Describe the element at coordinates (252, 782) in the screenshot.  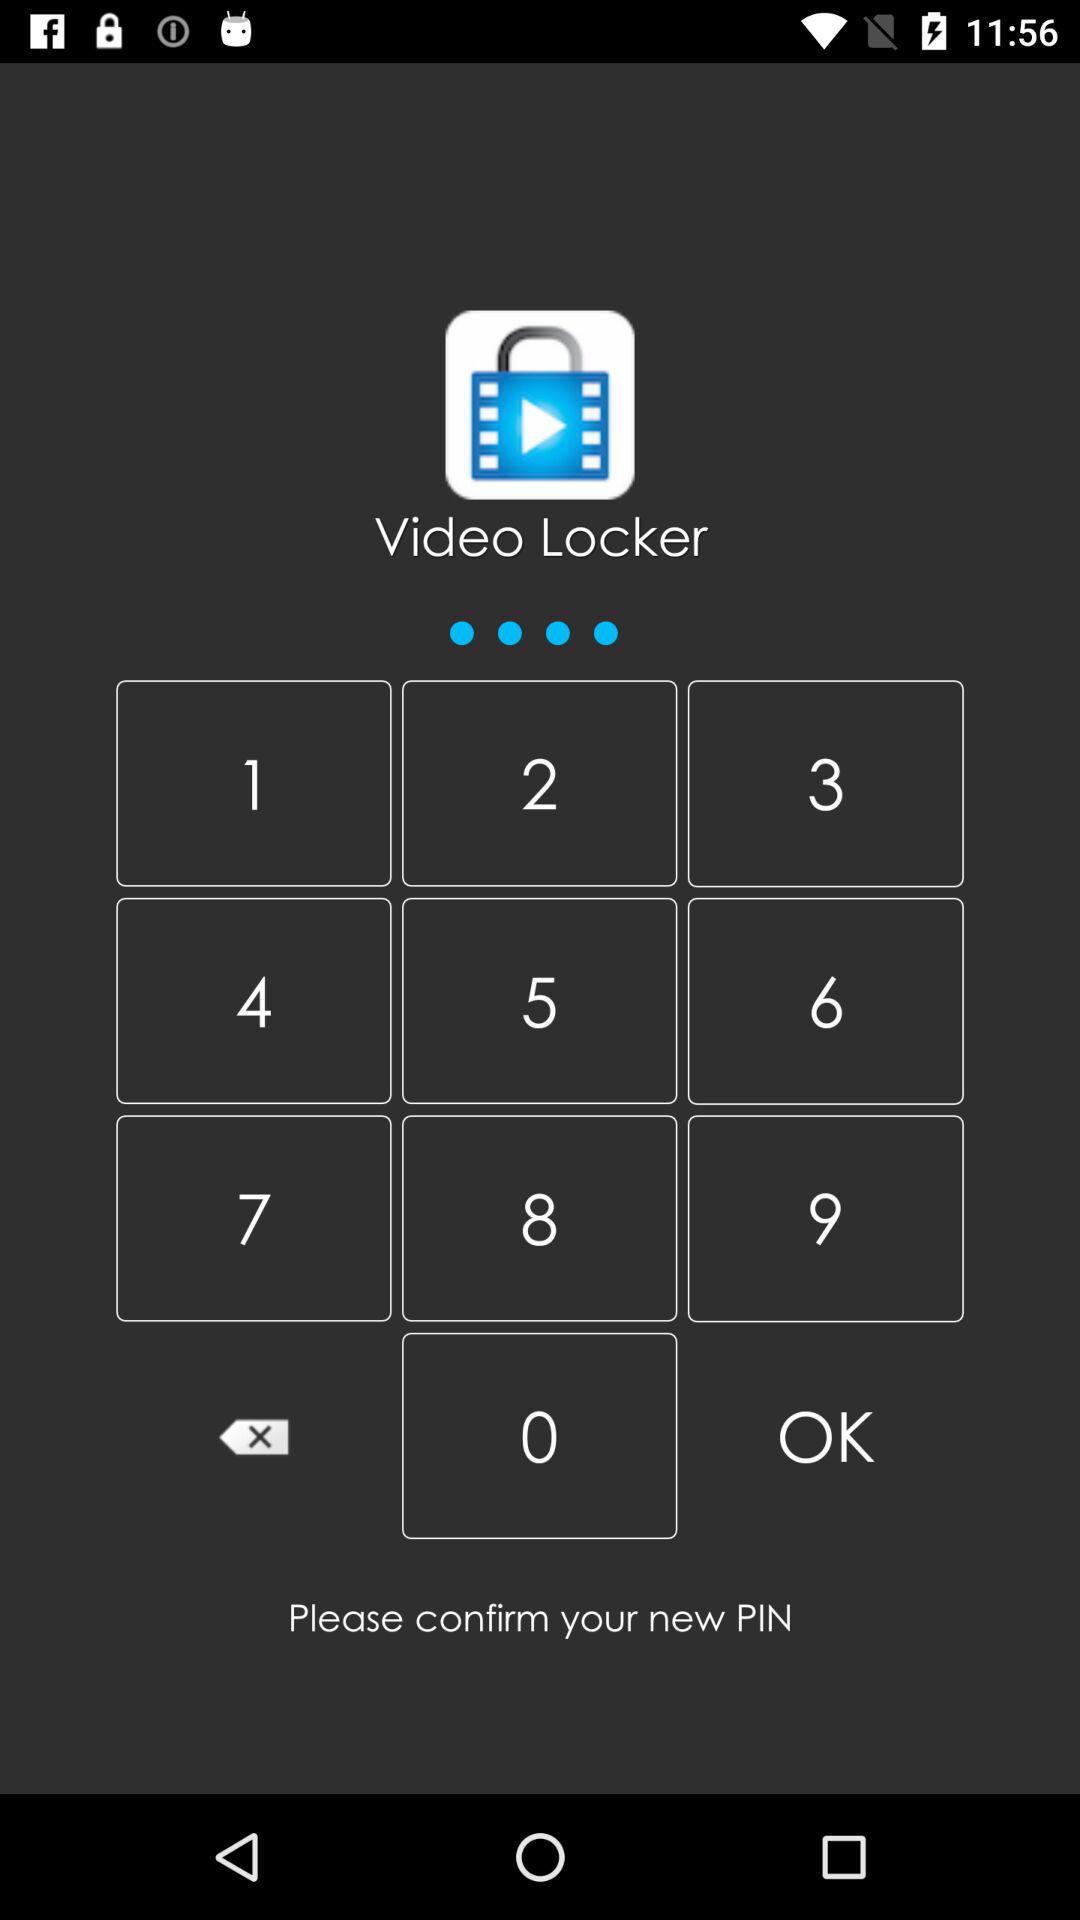
I see `the item below 1234` at that location.